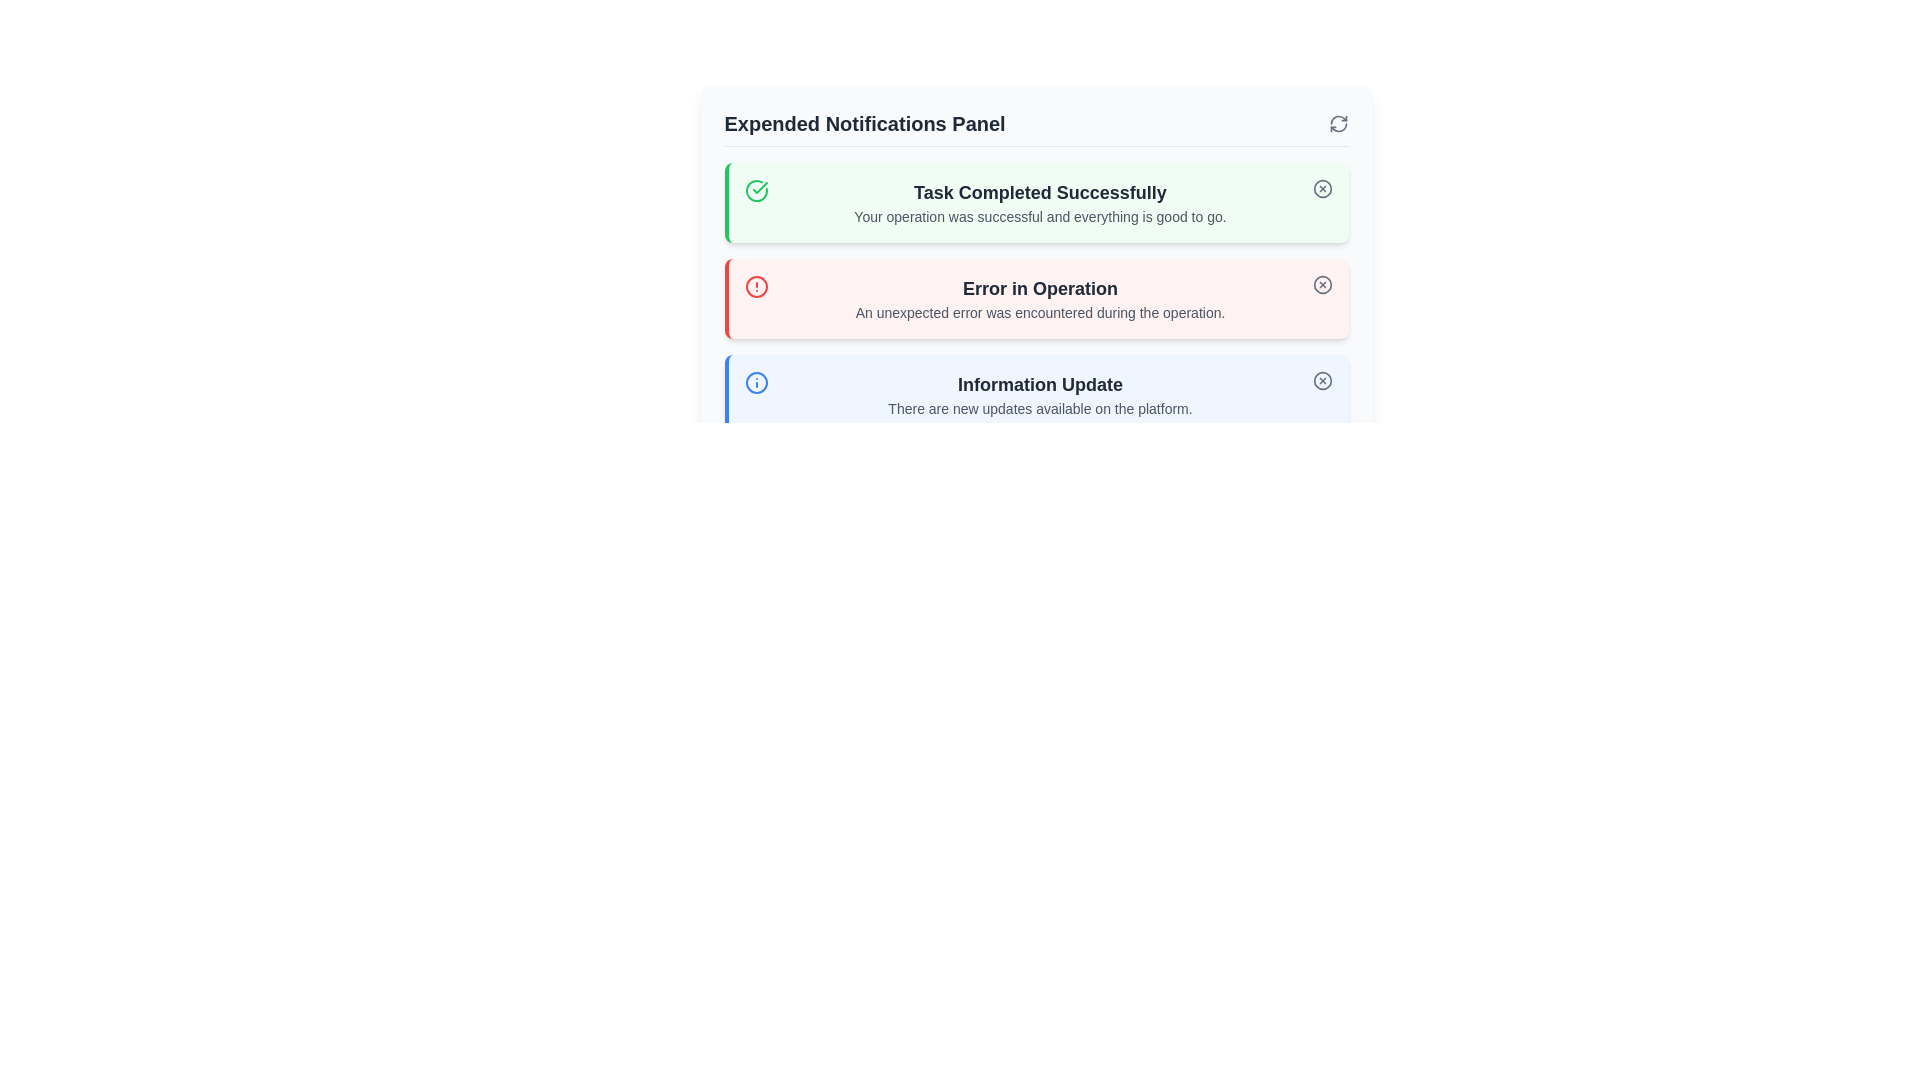 The height and width of the screenshot is (1080, 1920). I want to click on the text label displaying 'Information Update', which is styled in bold and dark gray, located at the top of the notification card, so click(1040, 385).